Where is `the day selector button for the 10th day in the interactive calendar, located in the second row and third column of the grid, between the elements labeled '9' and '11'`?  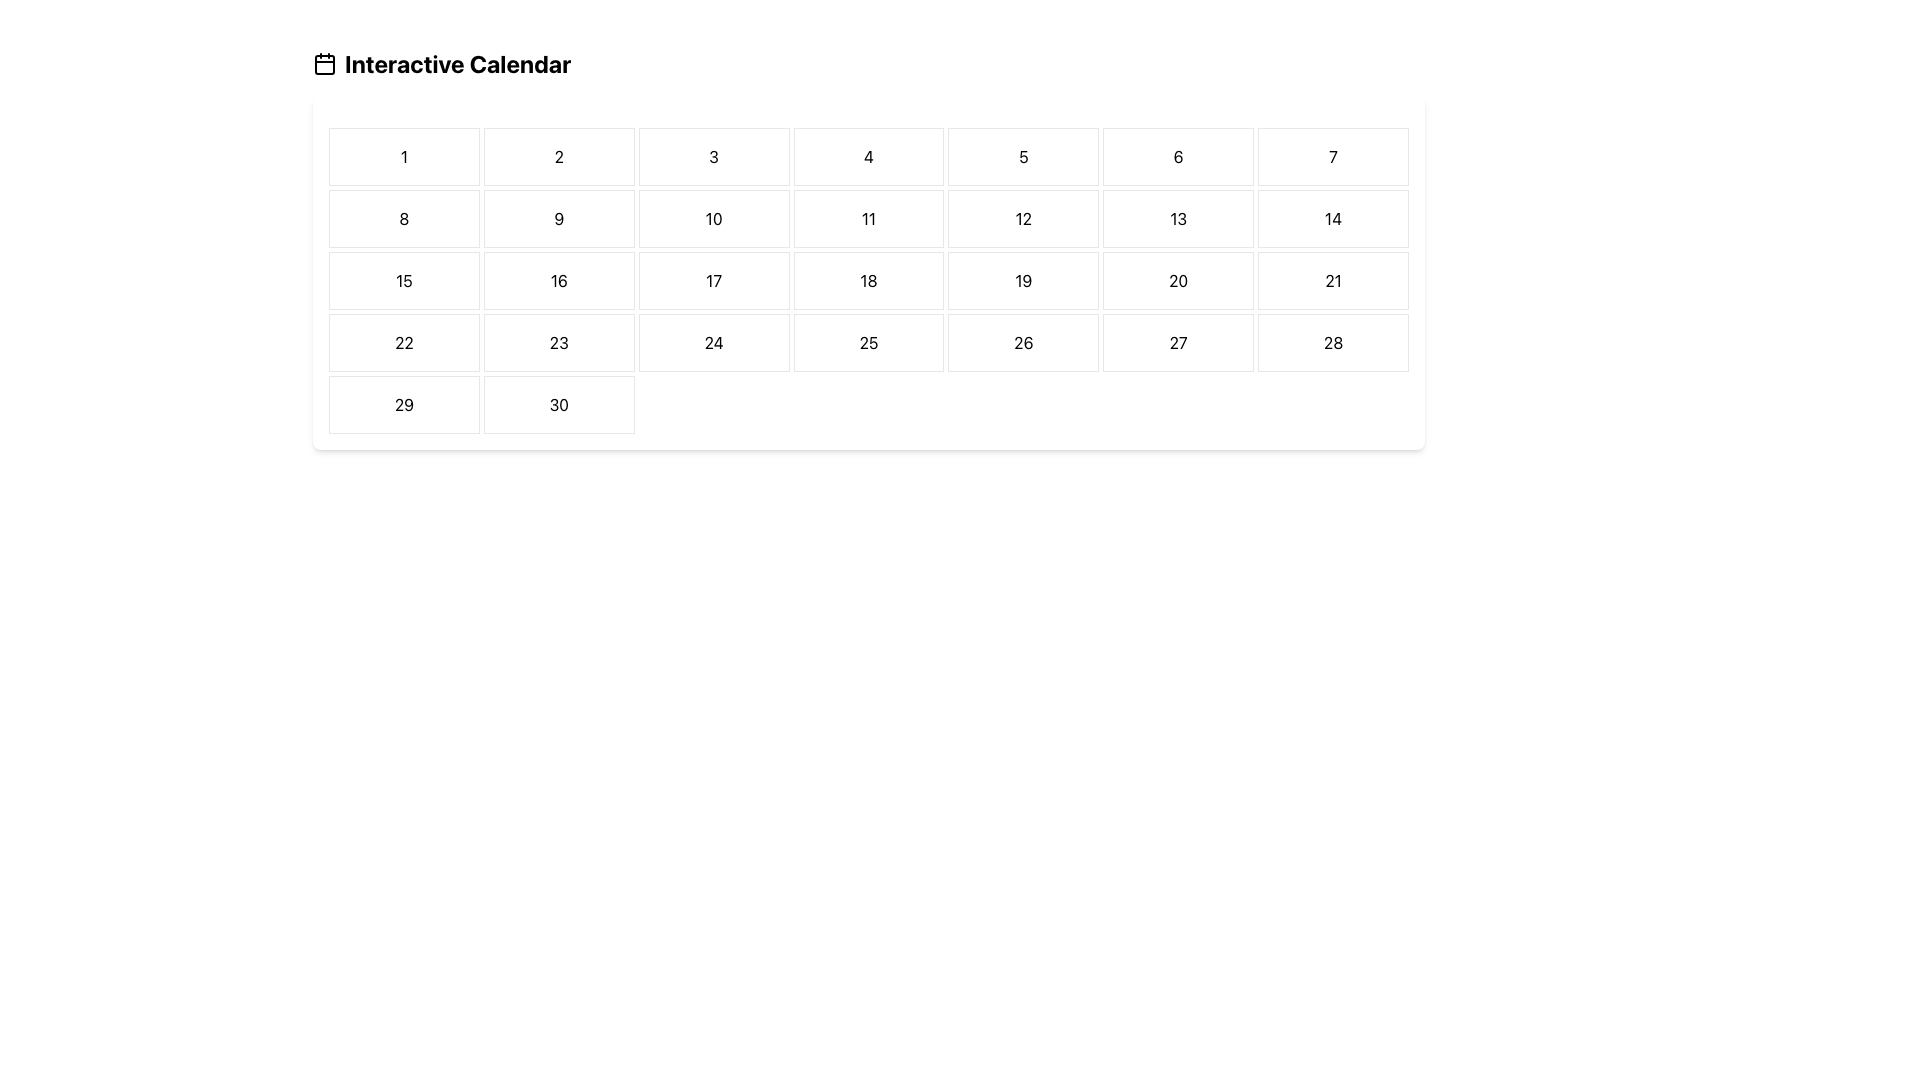
the day selector button for the 10th day in the interactive calendar, located in the second row and third column of the grid, between the elements labeled '9' and '11' is located at coordinates (714, 219).